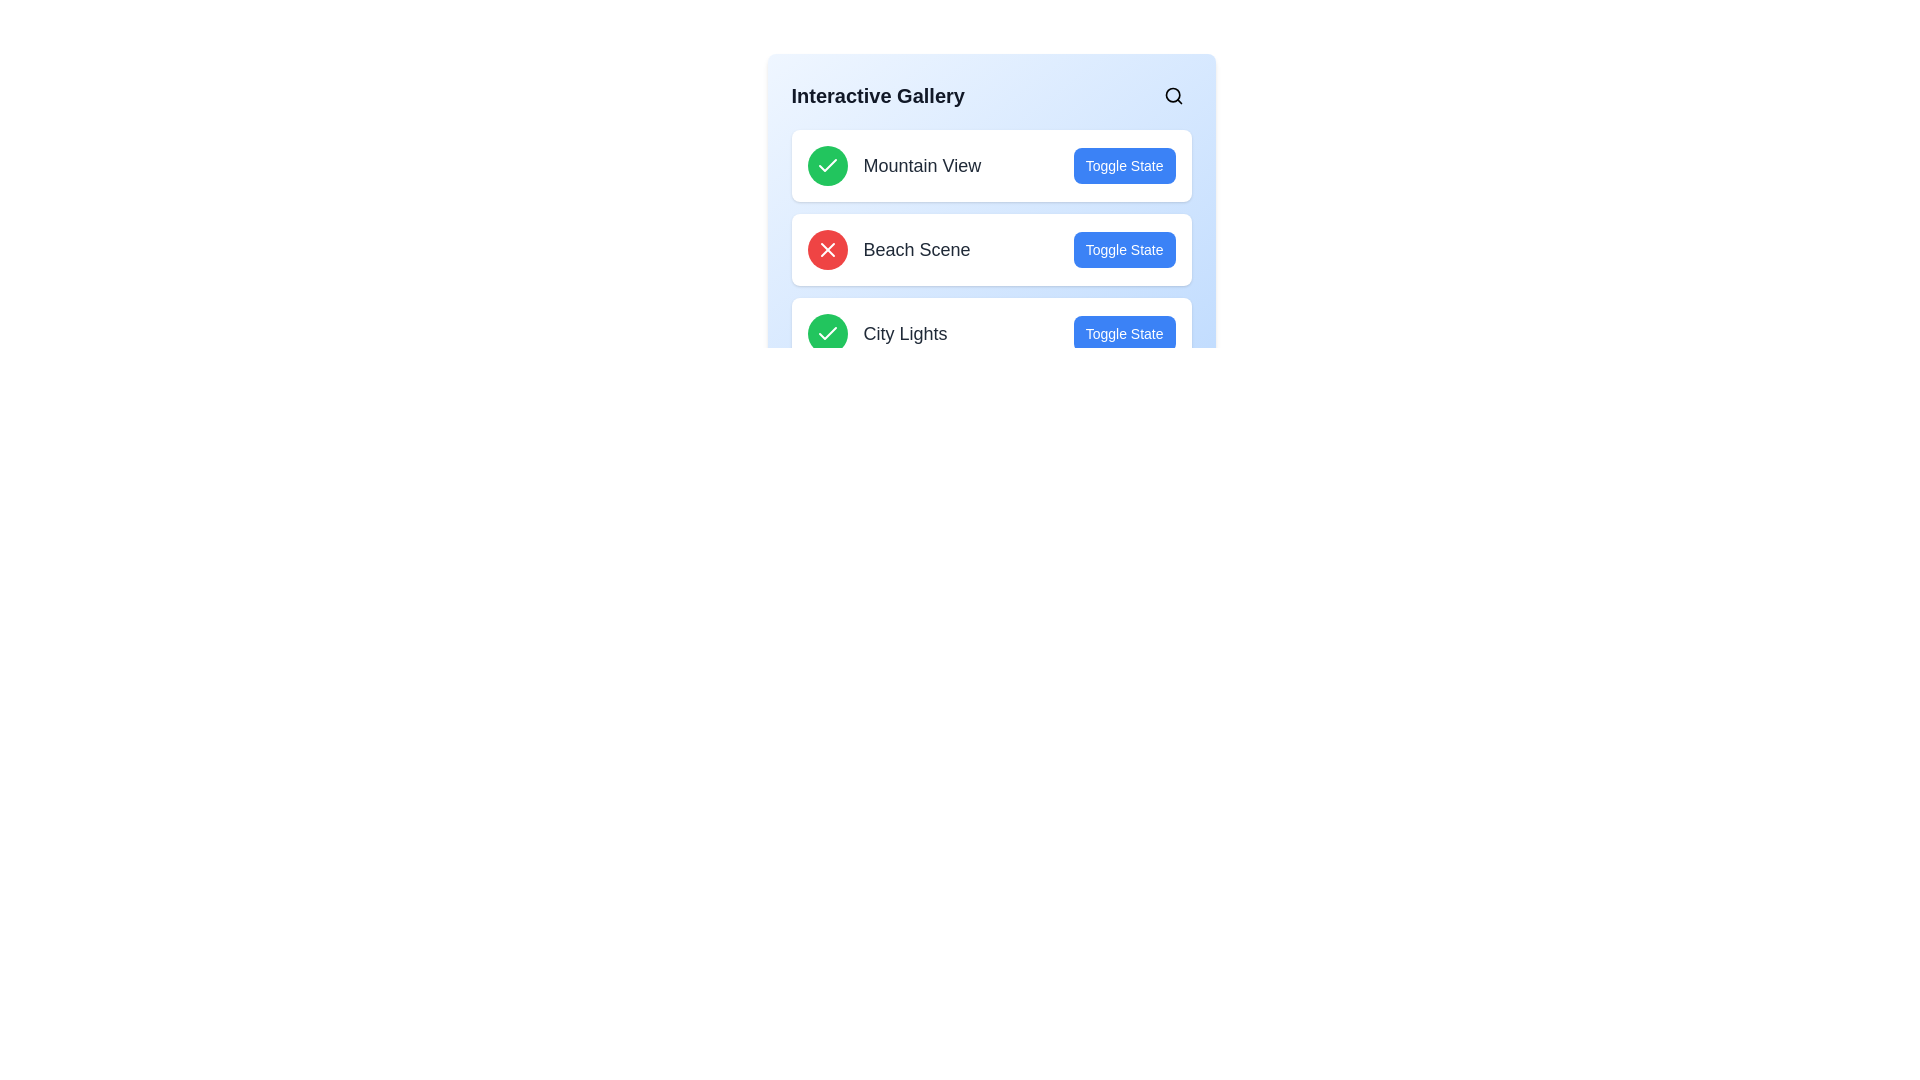  Describe the element at coordinates (1124, 164) in the screenshot. I see `'Toggle State' button for the item labeled Mountain View` at that location.